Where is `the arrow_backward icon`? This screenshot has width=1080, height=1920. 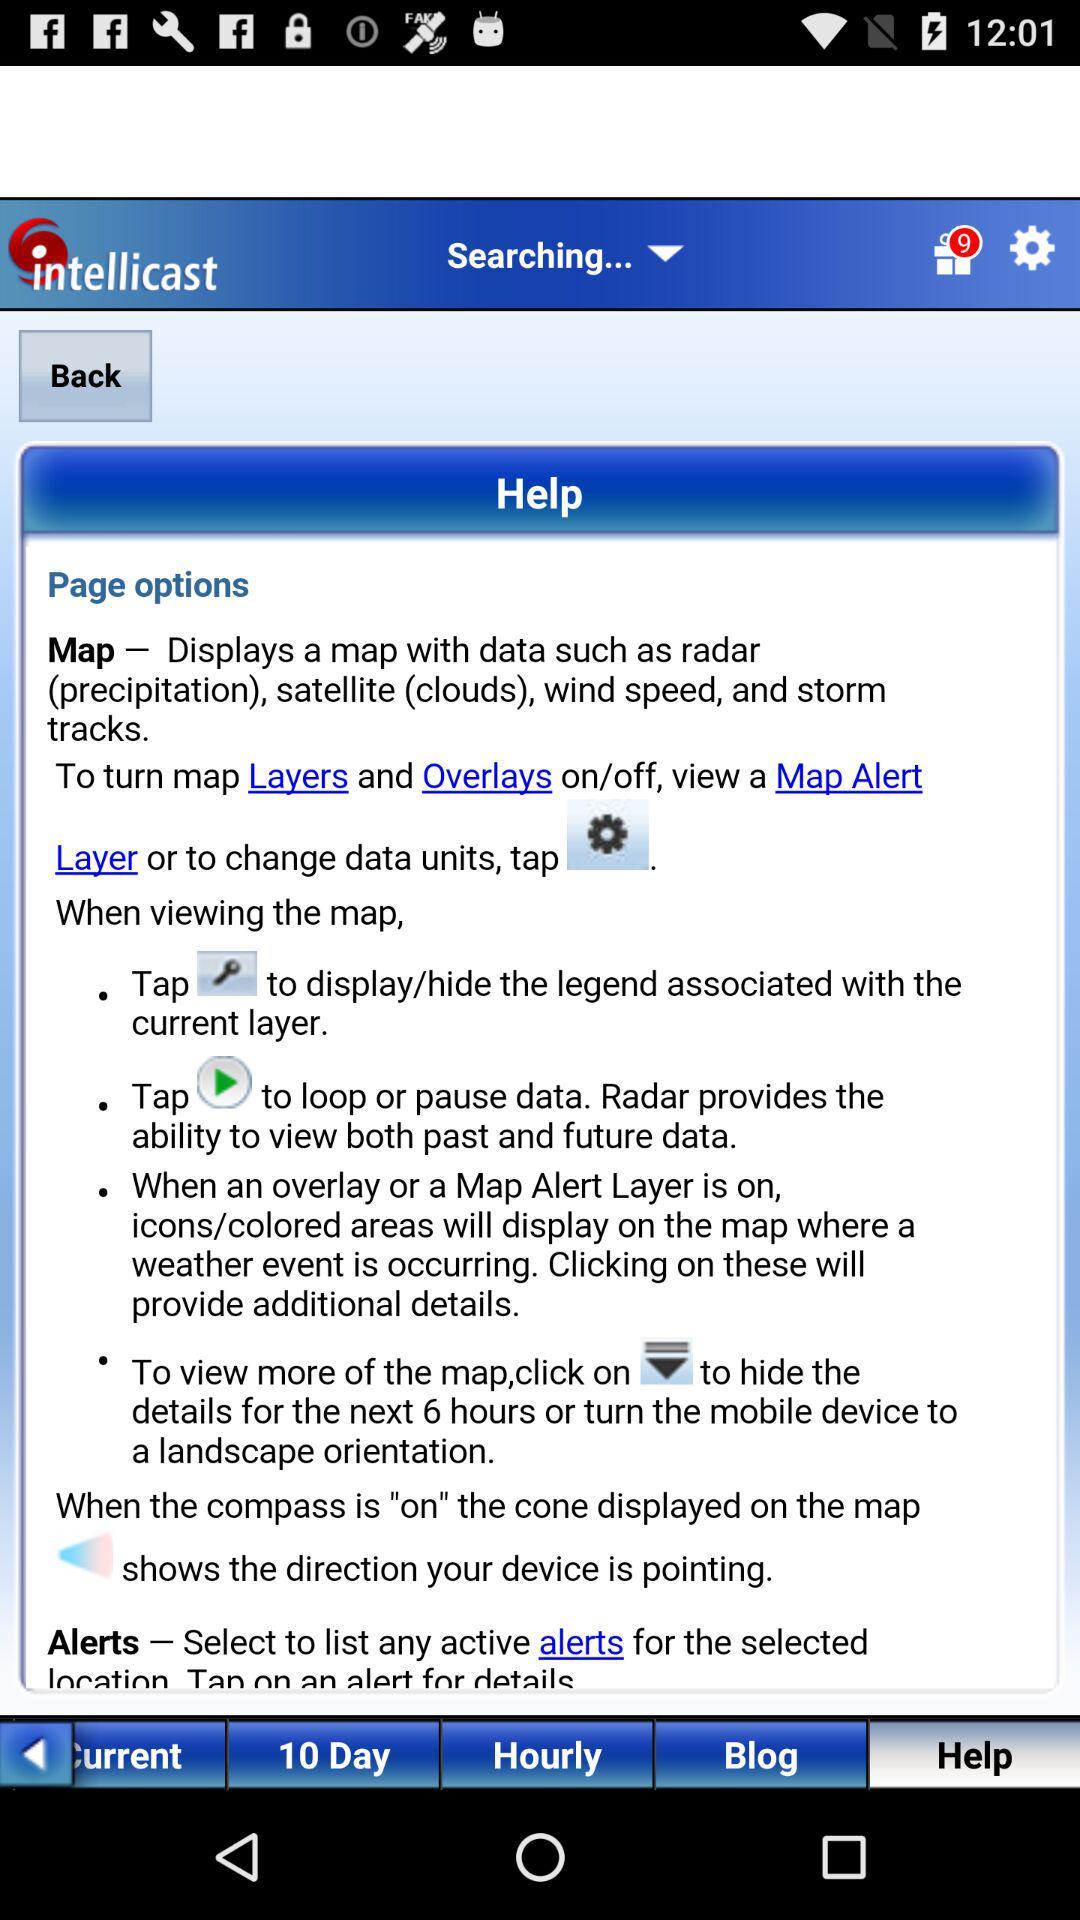
the arrow_backward icon is located at coordinates (48, 1876).